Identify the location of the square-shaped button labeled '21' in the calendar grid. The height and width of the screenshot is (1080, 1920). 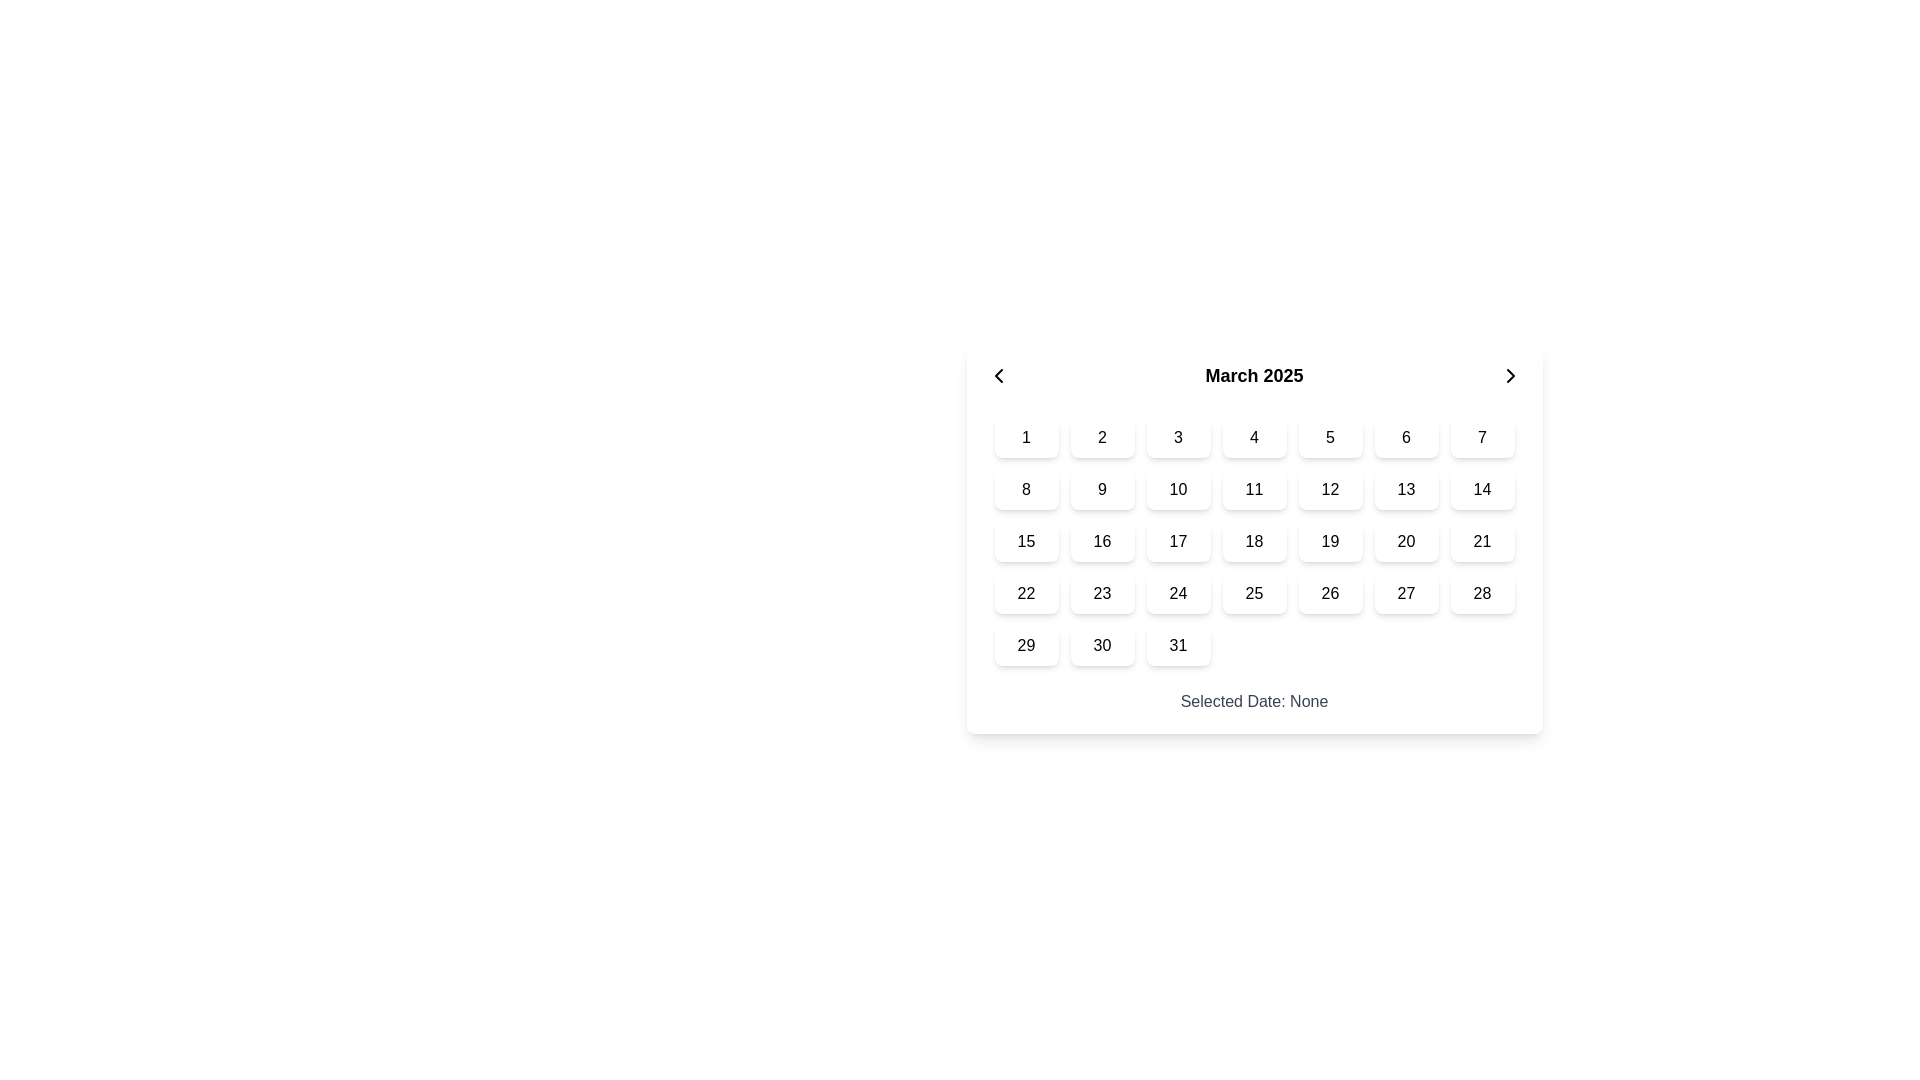
(1482, 542).